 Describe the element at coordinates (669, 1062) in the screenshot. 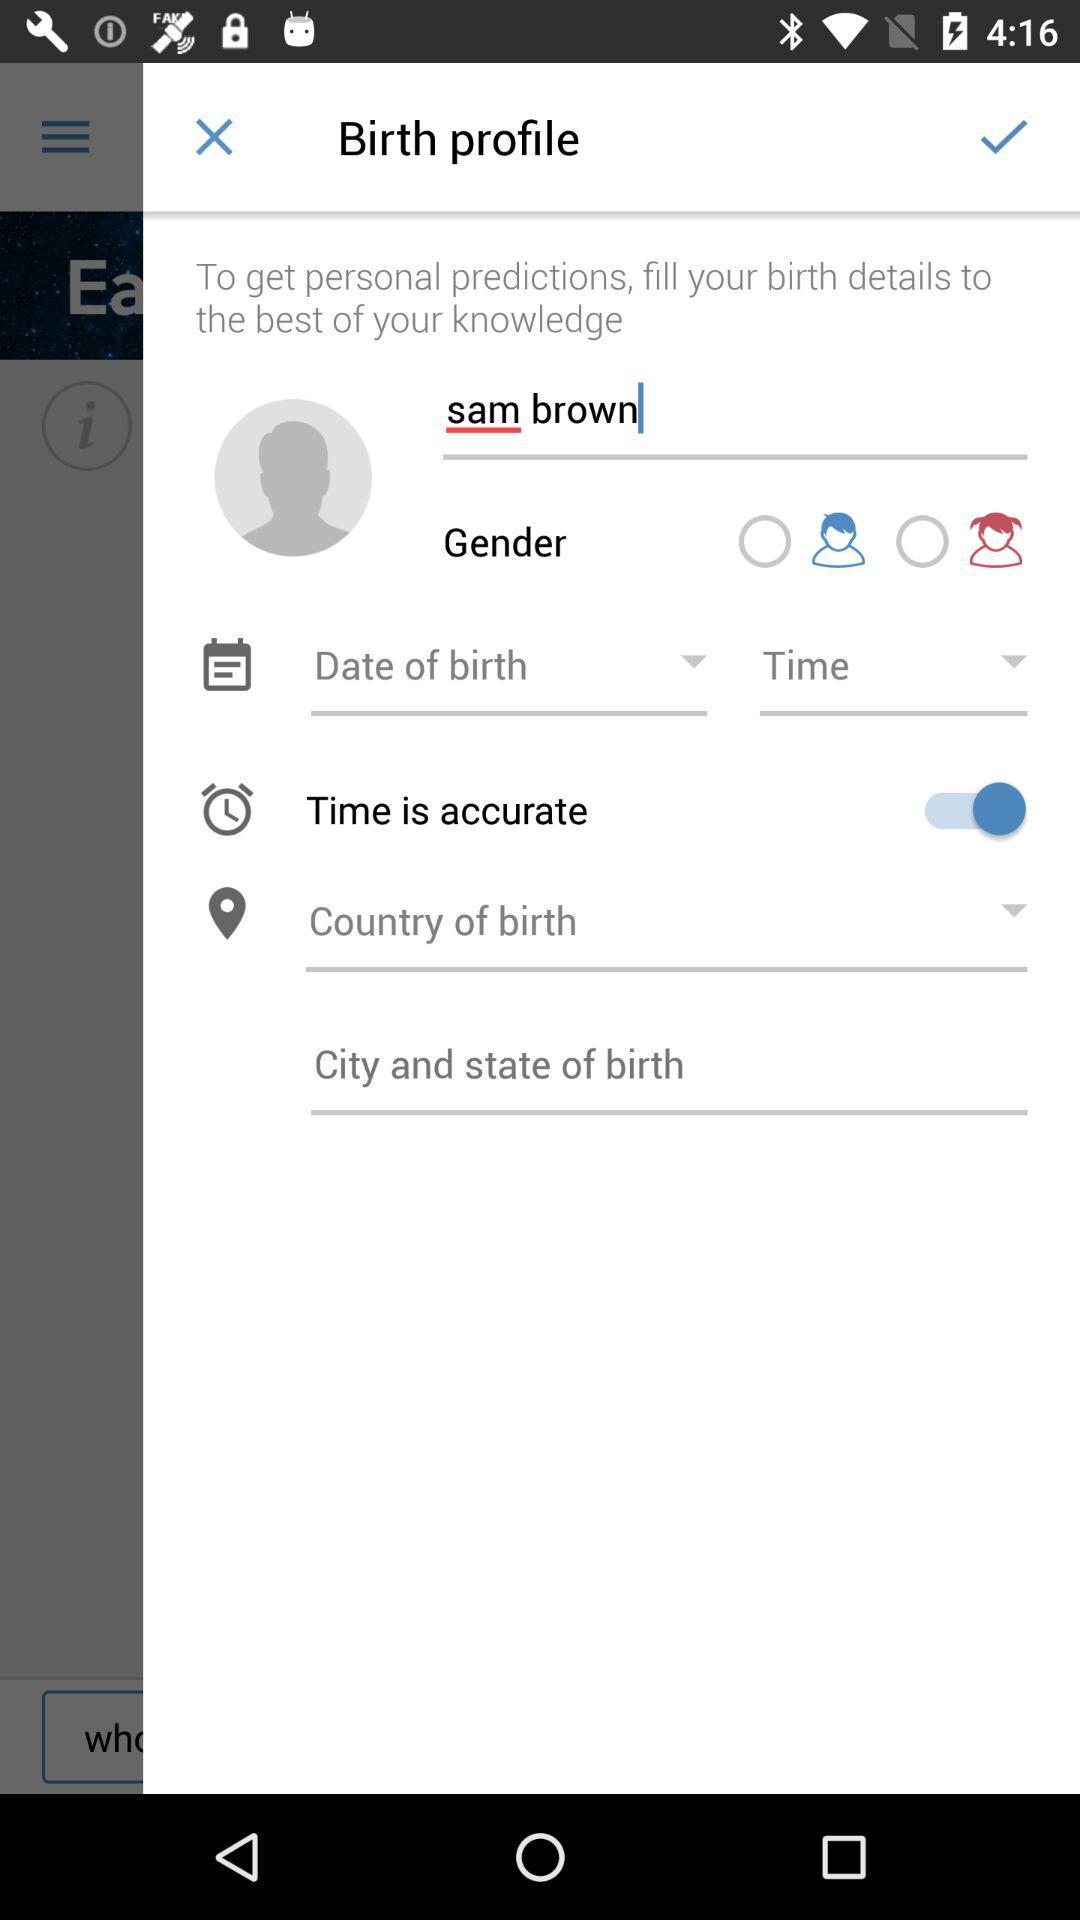

I see `information on place of birth` at that location.